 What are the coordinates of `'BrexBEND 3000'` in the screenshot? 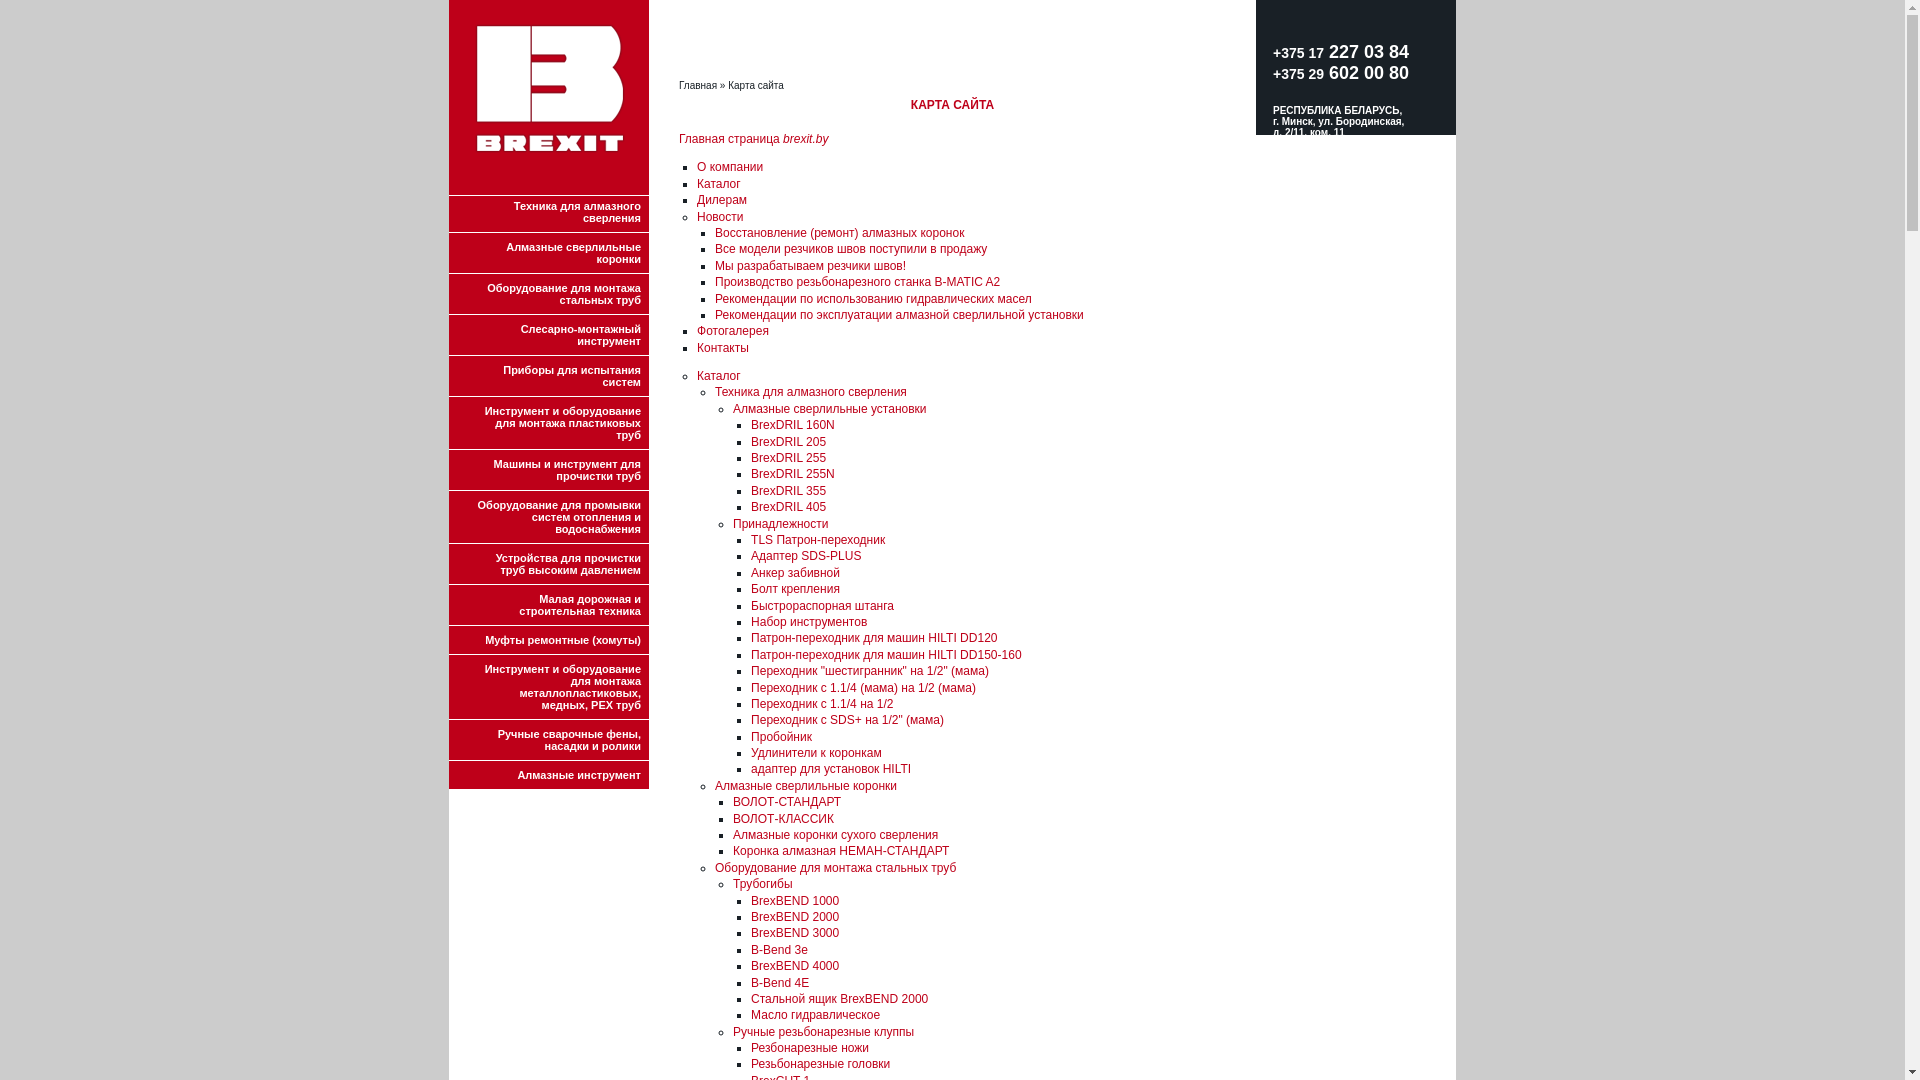 It's located at (794, 933).